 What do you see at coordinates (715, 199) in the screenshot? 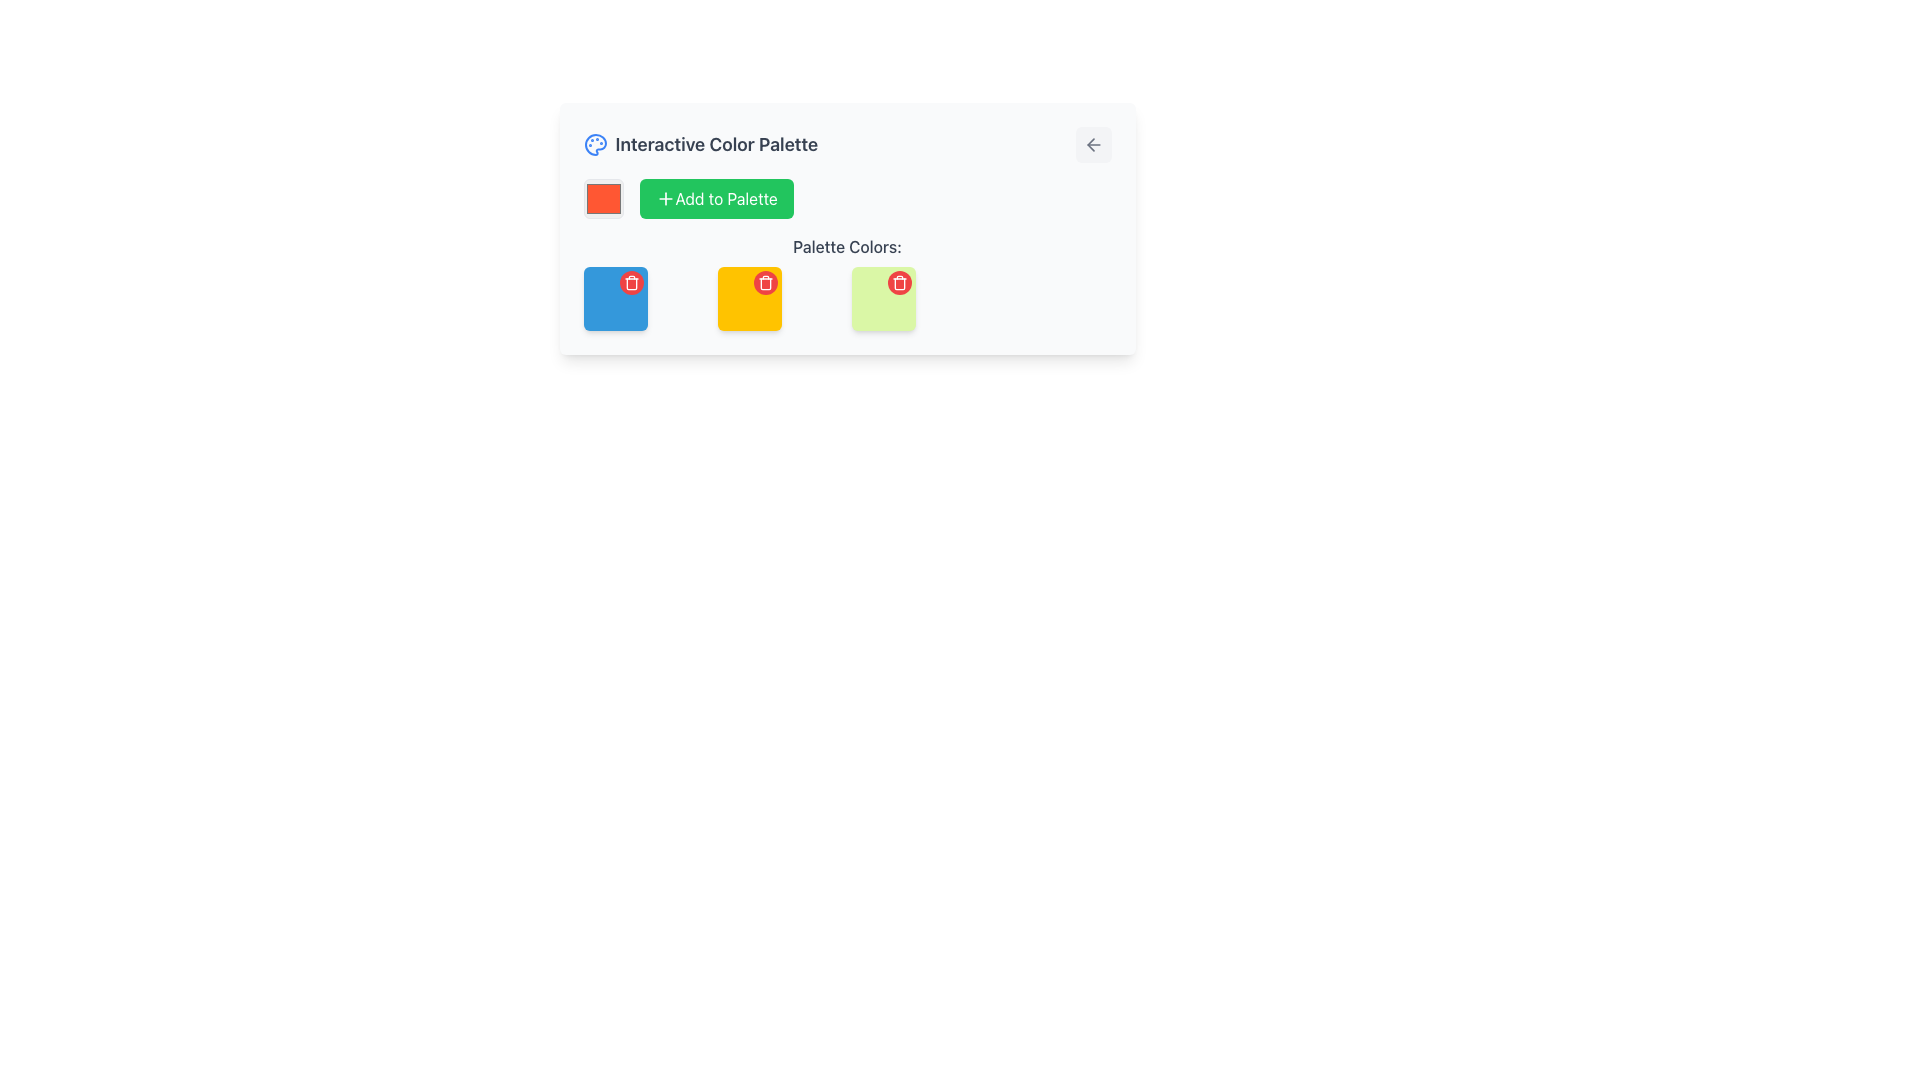
I see `the bright green 'Add to Palette' button with rounded corners, which is positioned to the right of the color swatch selection area` at bounding box center [715, 199].